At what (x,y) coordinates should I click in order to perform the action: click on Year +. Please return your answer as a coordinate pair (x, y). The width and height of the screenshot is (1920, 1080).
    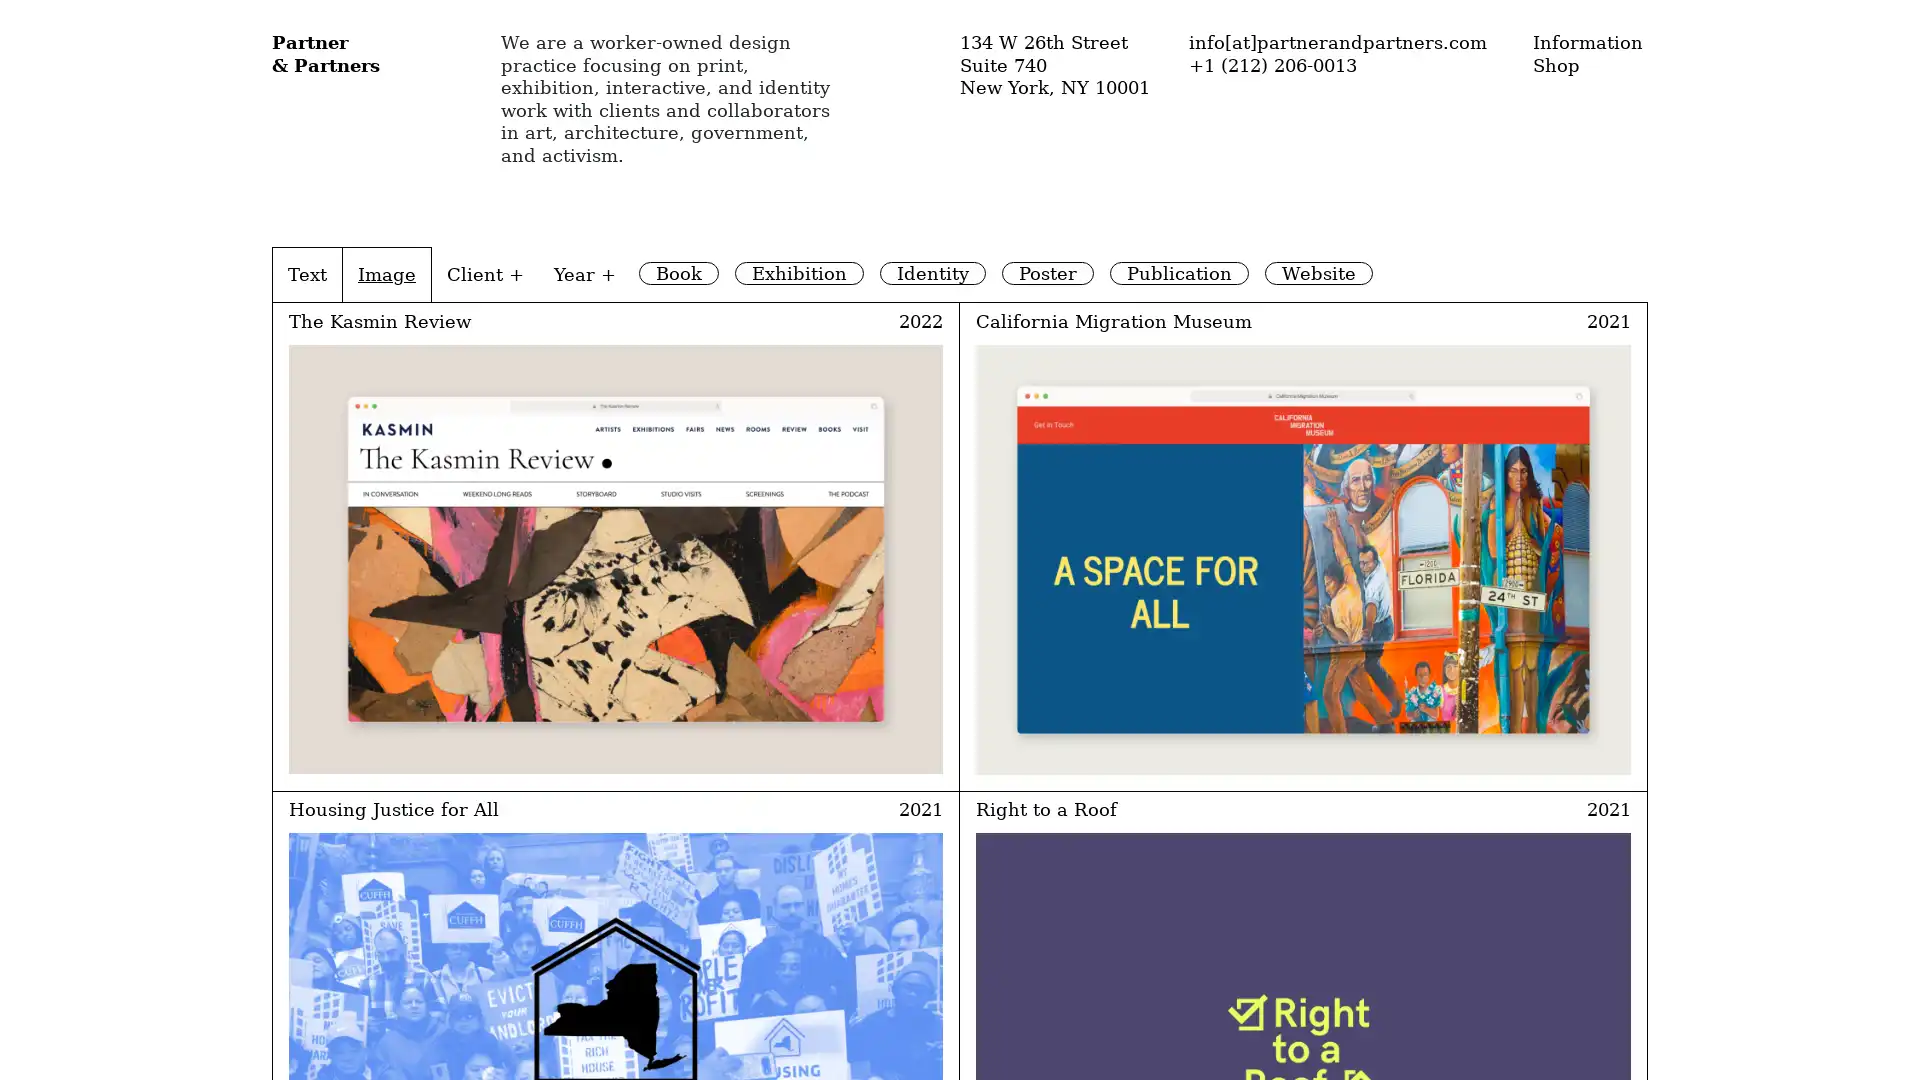
    Looking at the image, I should click on (584, 273).